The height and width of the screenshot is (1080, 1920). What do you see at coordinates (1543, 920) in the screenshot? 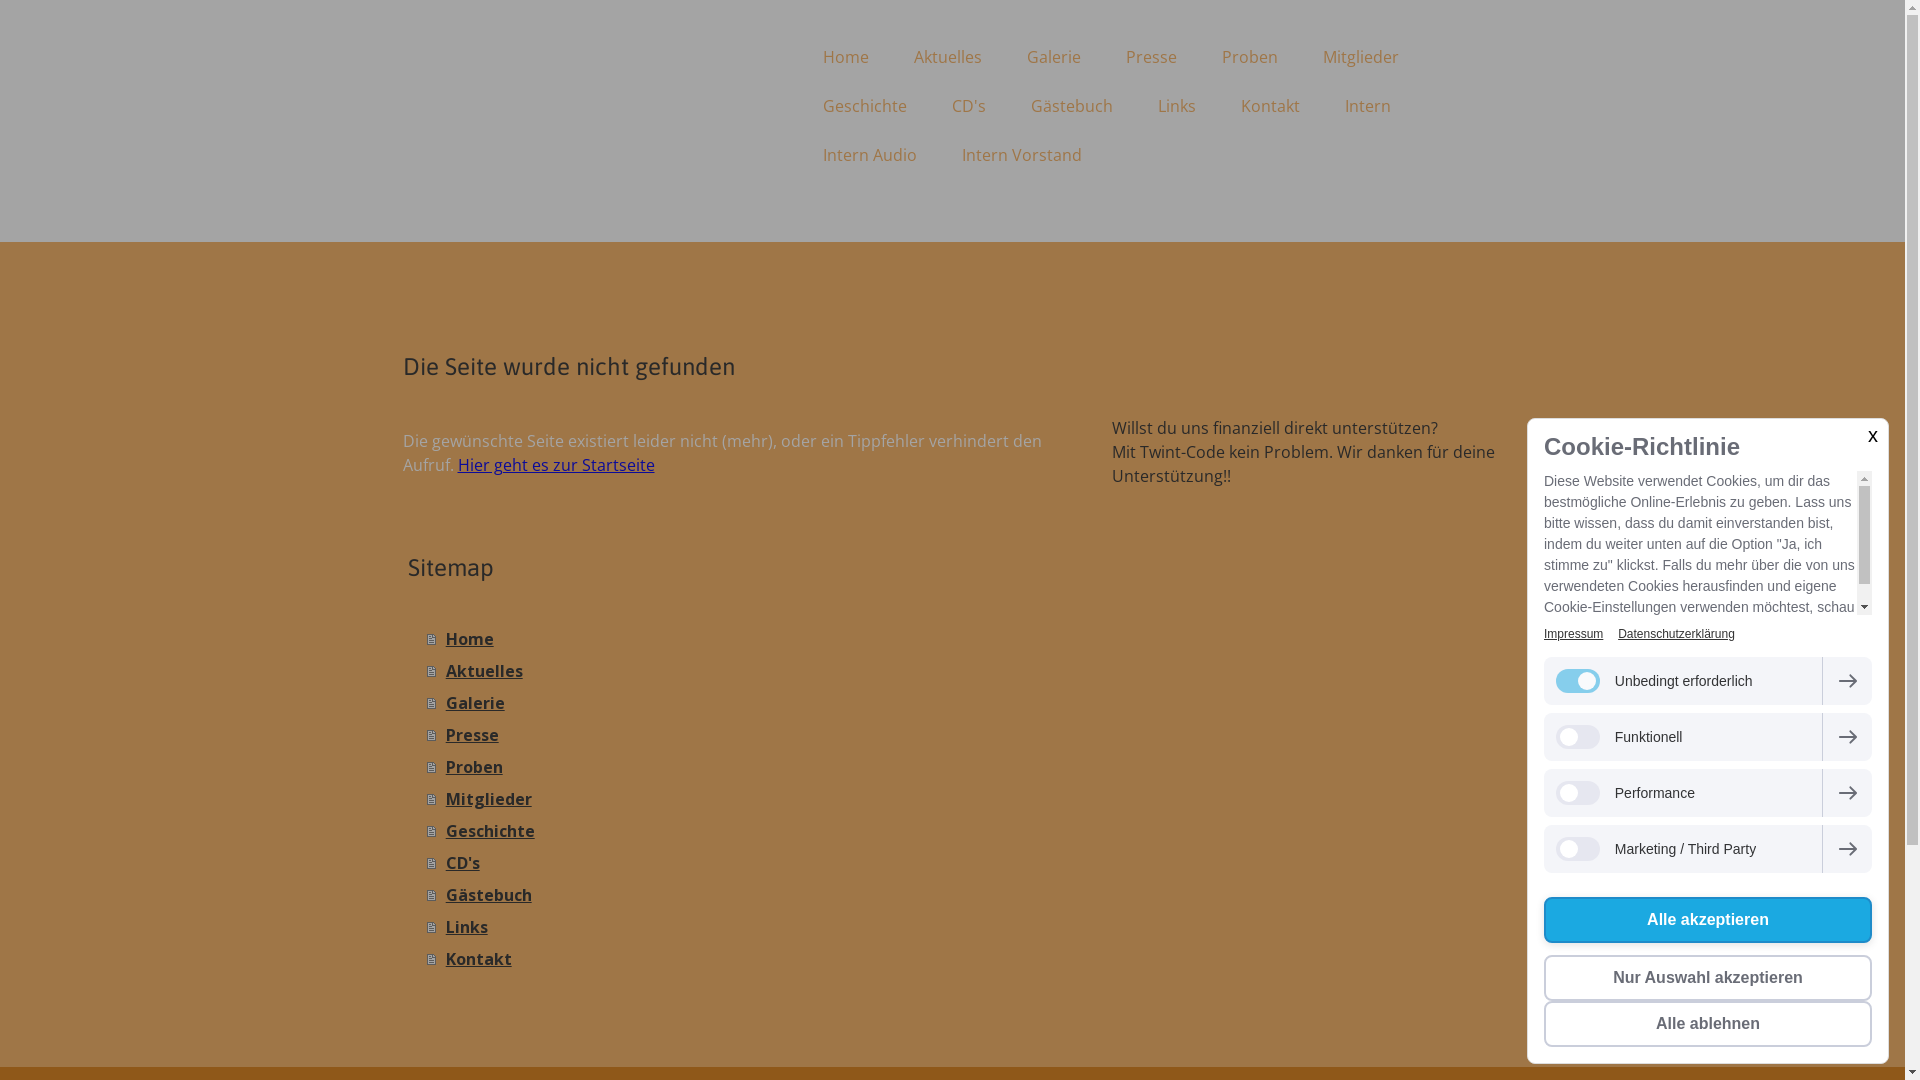
I see `'Alle akzeptieren'` at bounding box center [1543, 920].